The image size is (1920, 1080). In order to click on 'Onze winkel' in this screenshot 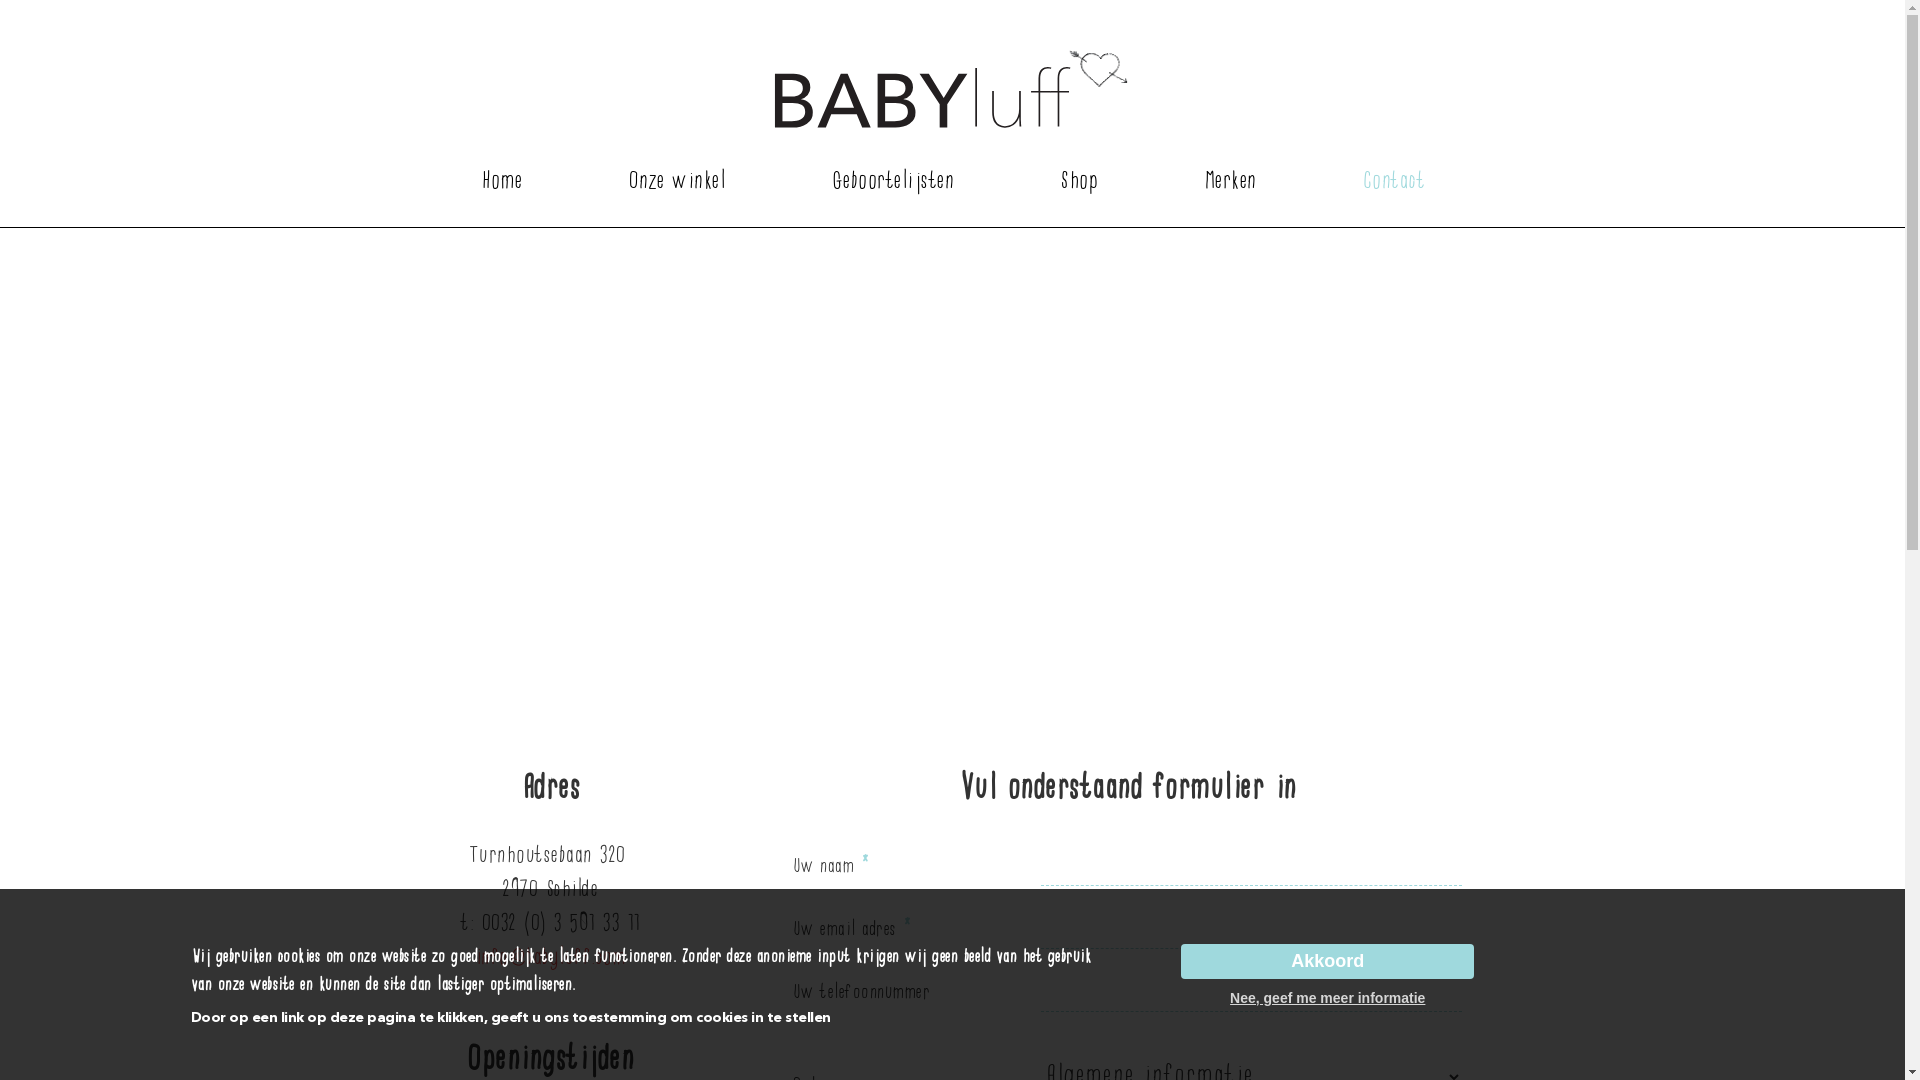, I will do `click(676, 181)`.